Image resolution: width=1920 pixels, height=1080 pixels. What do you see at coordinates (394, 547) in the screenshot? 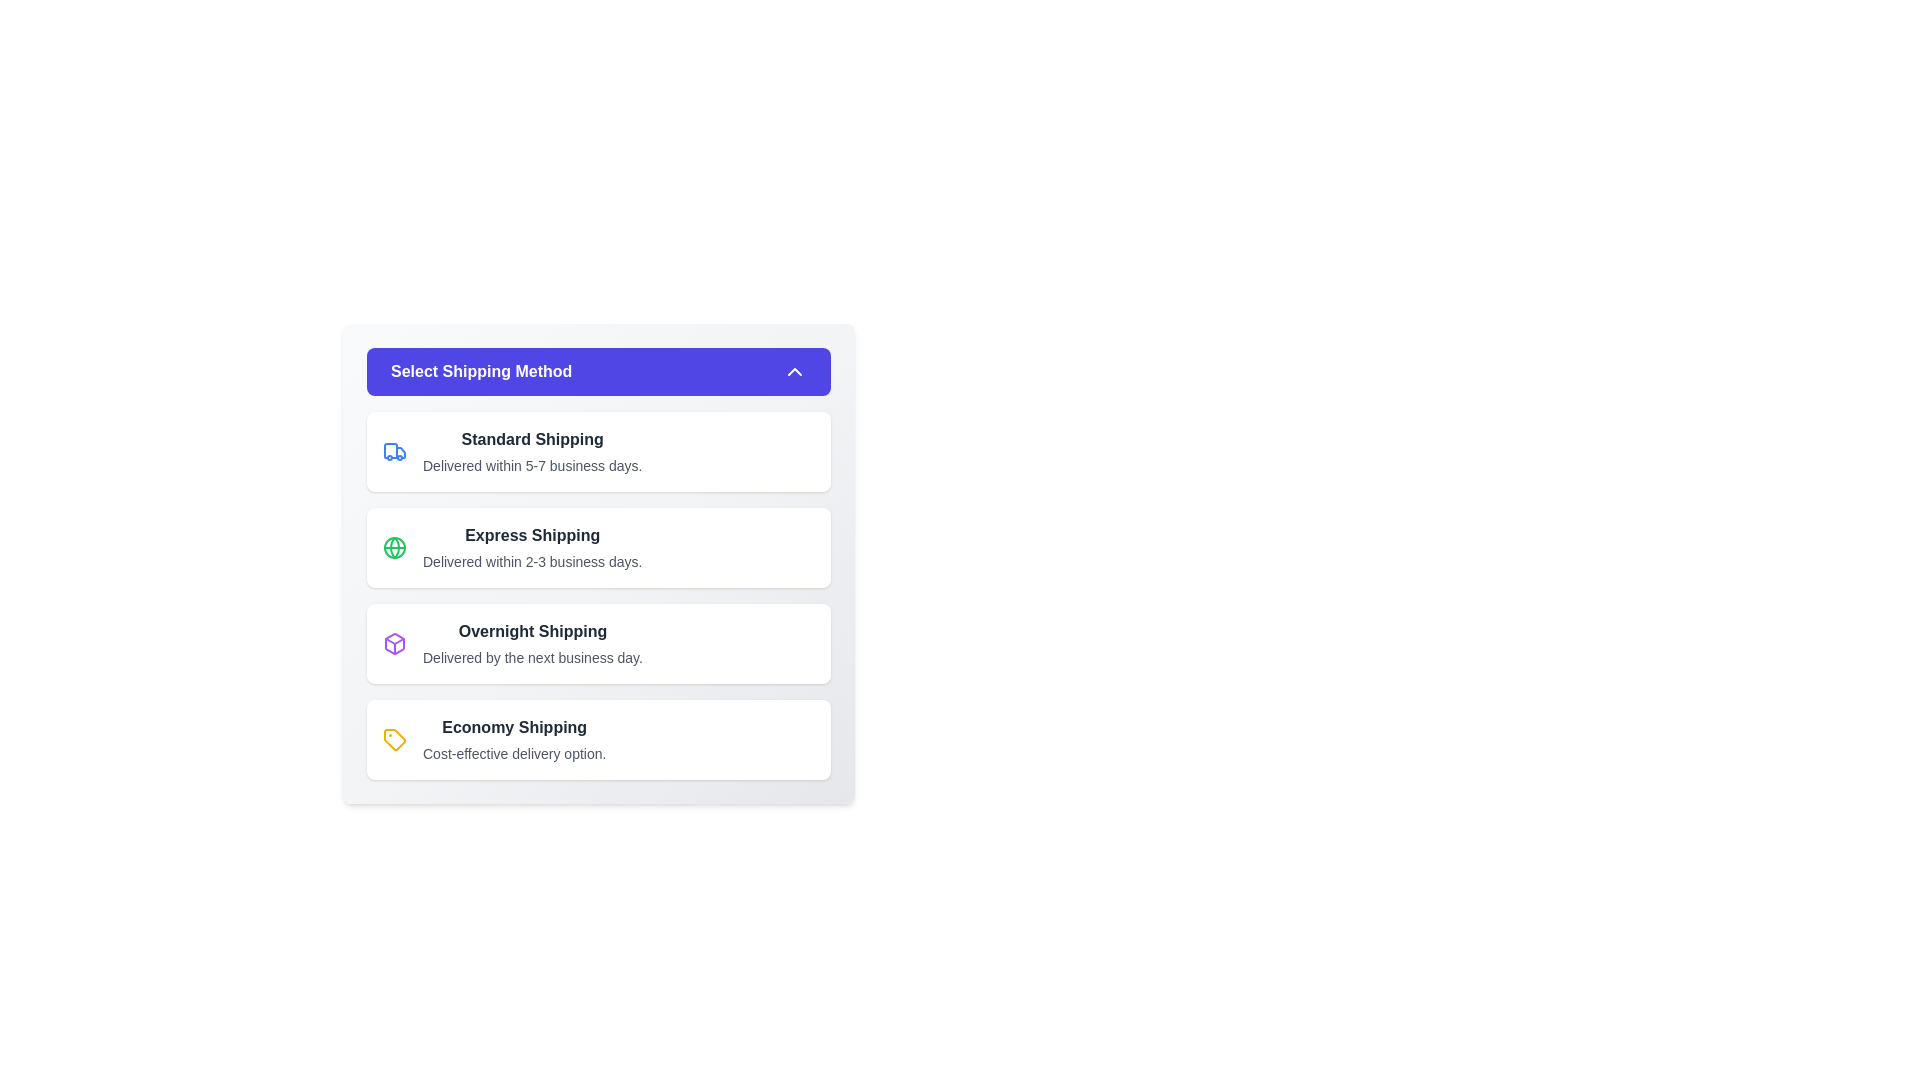
I see `the green globe icon located at the top left corner of the 'Express Shipping' card, which is the second option in the list of shipping methods` at bounding box center [394, 547].